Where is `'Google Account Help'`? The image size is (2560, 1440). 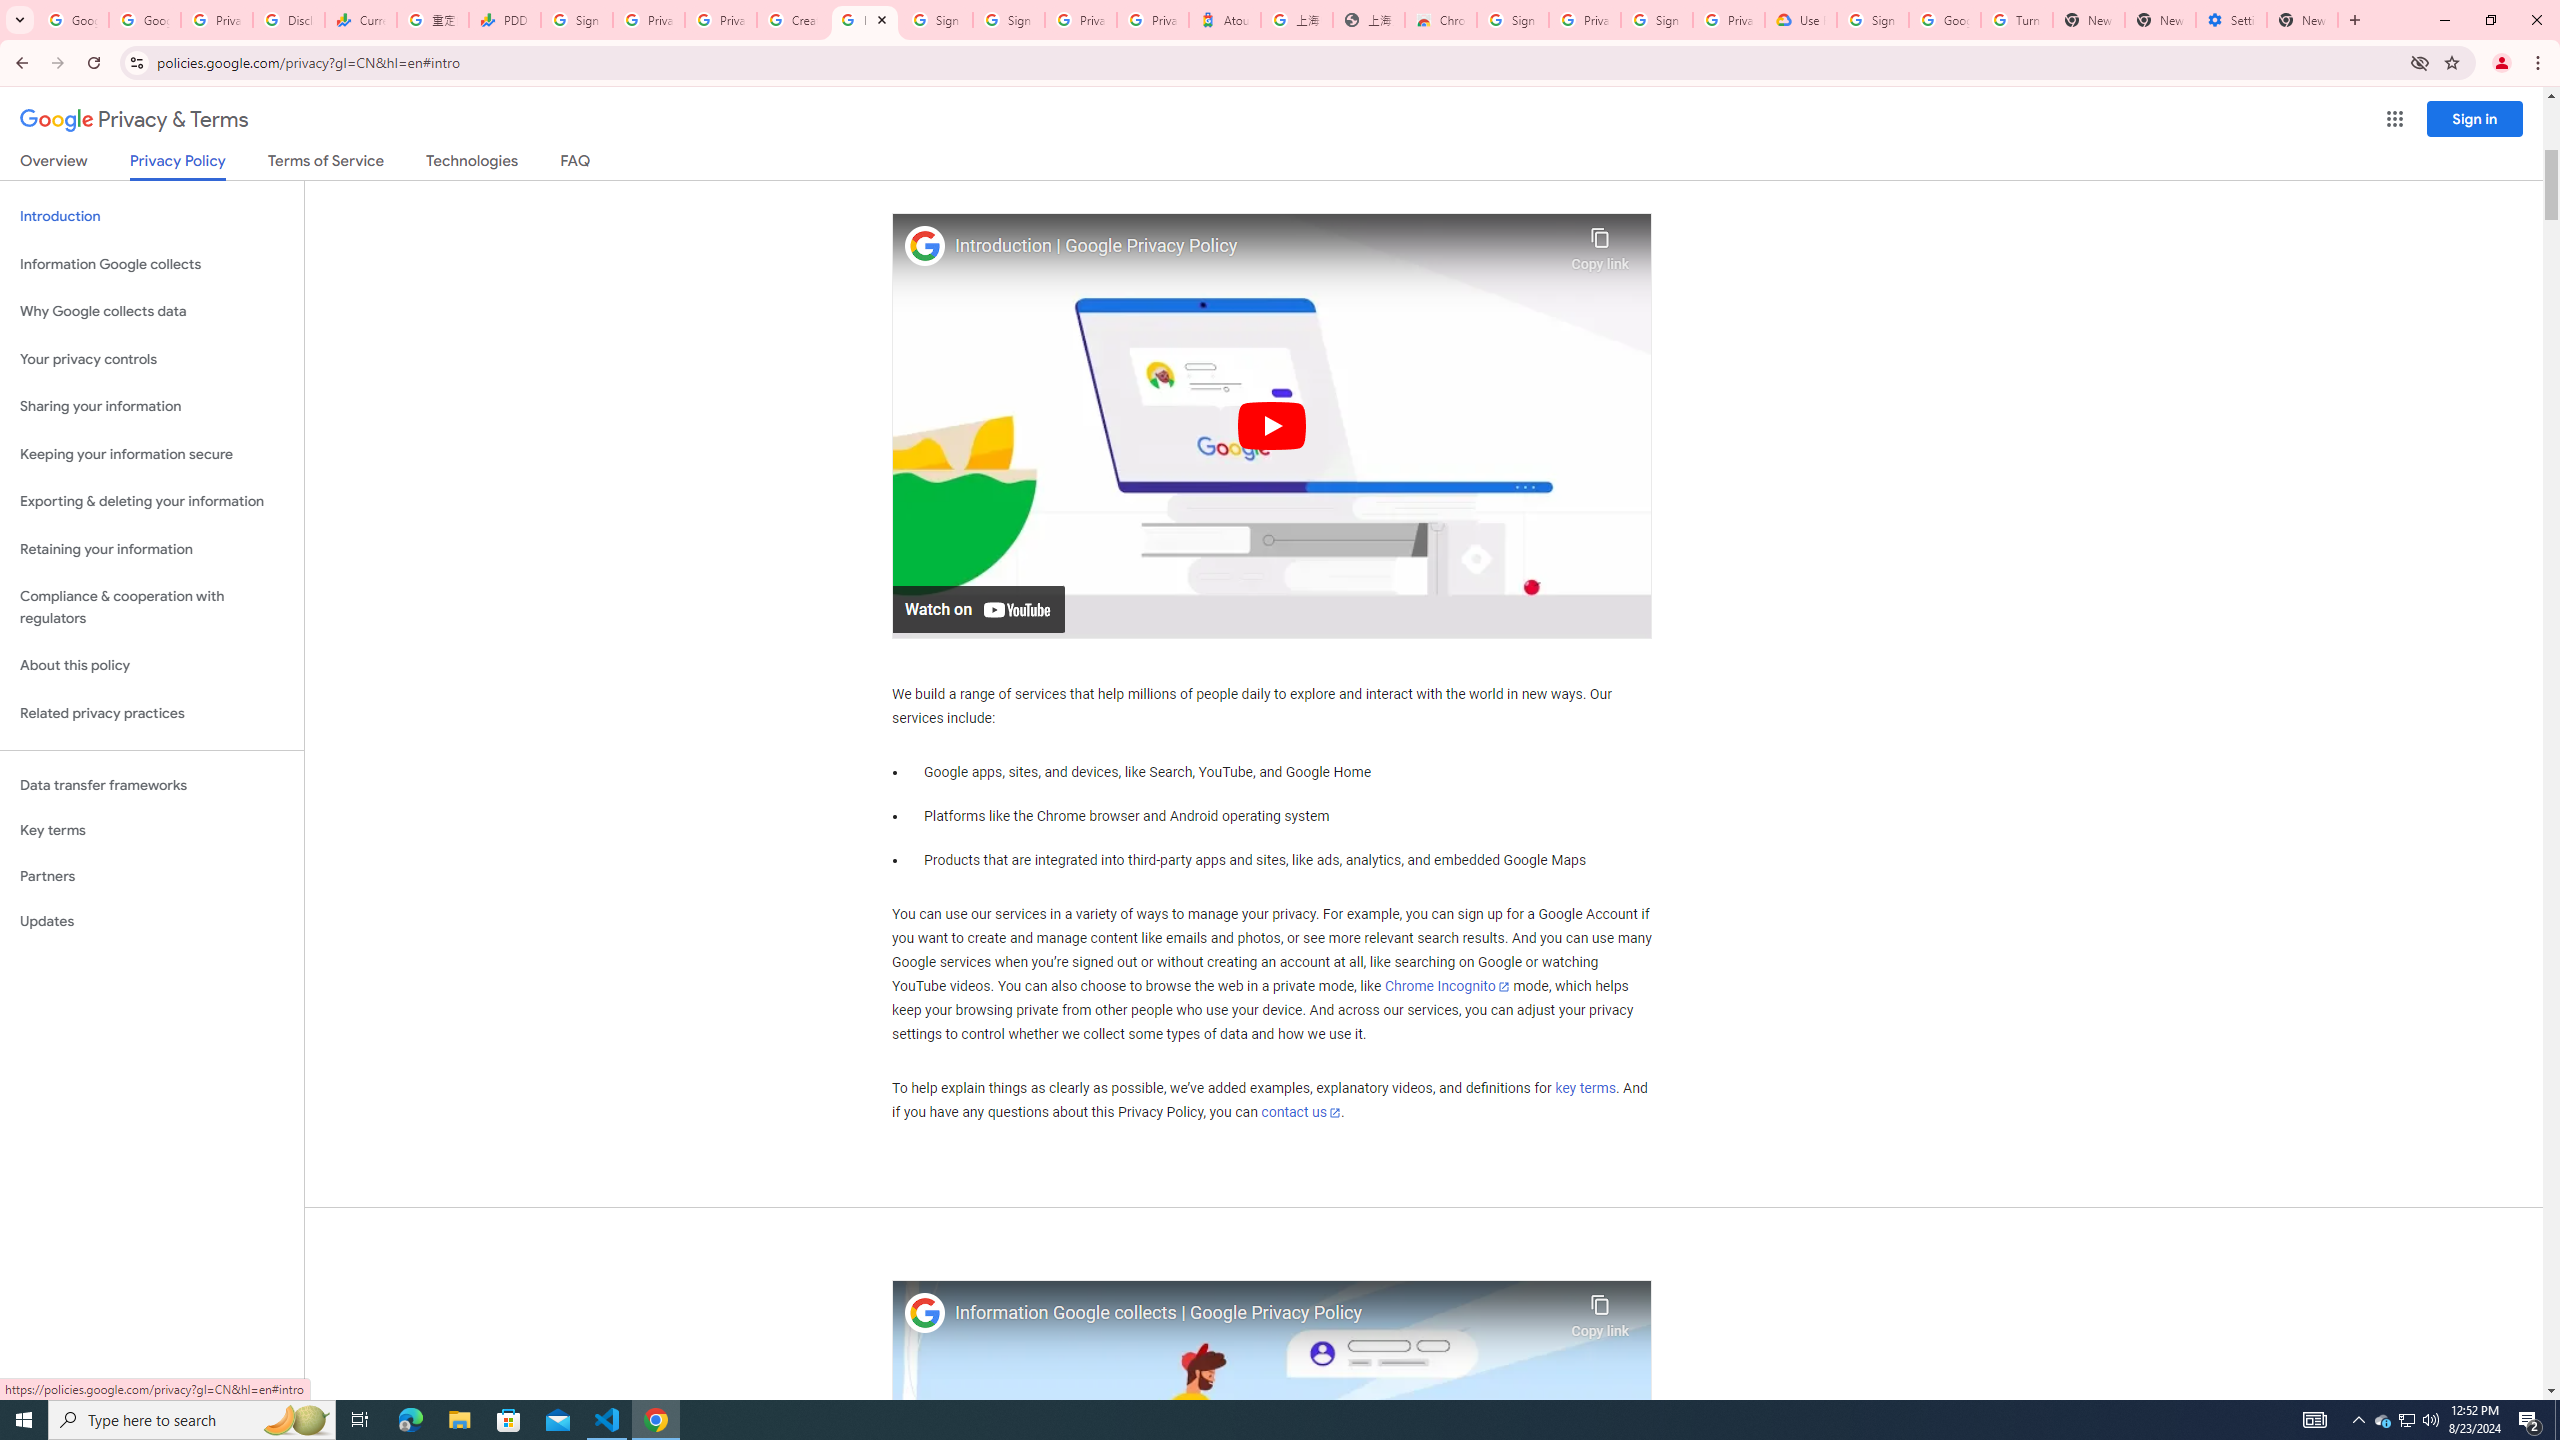
'Google Account Help' is located at coordinates (1944, 19).